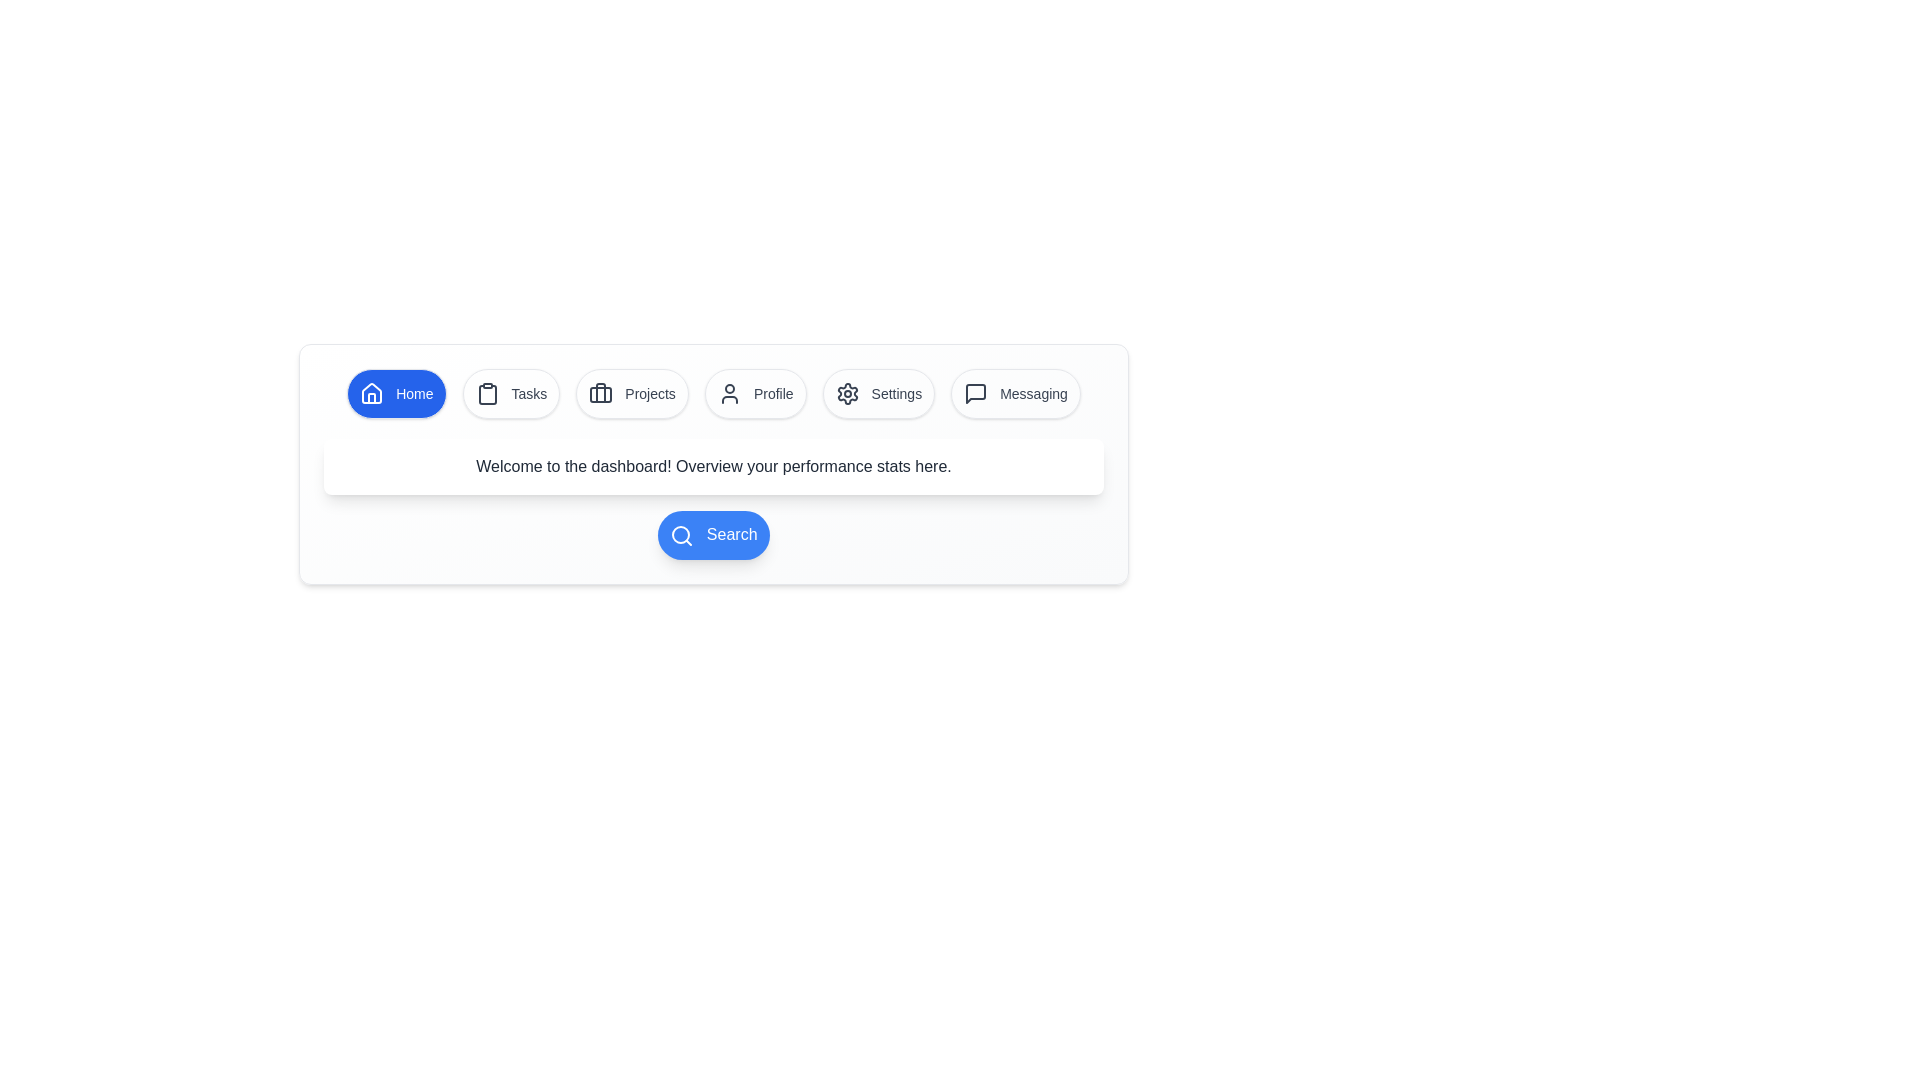  I want to click on the gear-shaped icon indicating settings, located in the 'Settings' tab, so click(847, 393).